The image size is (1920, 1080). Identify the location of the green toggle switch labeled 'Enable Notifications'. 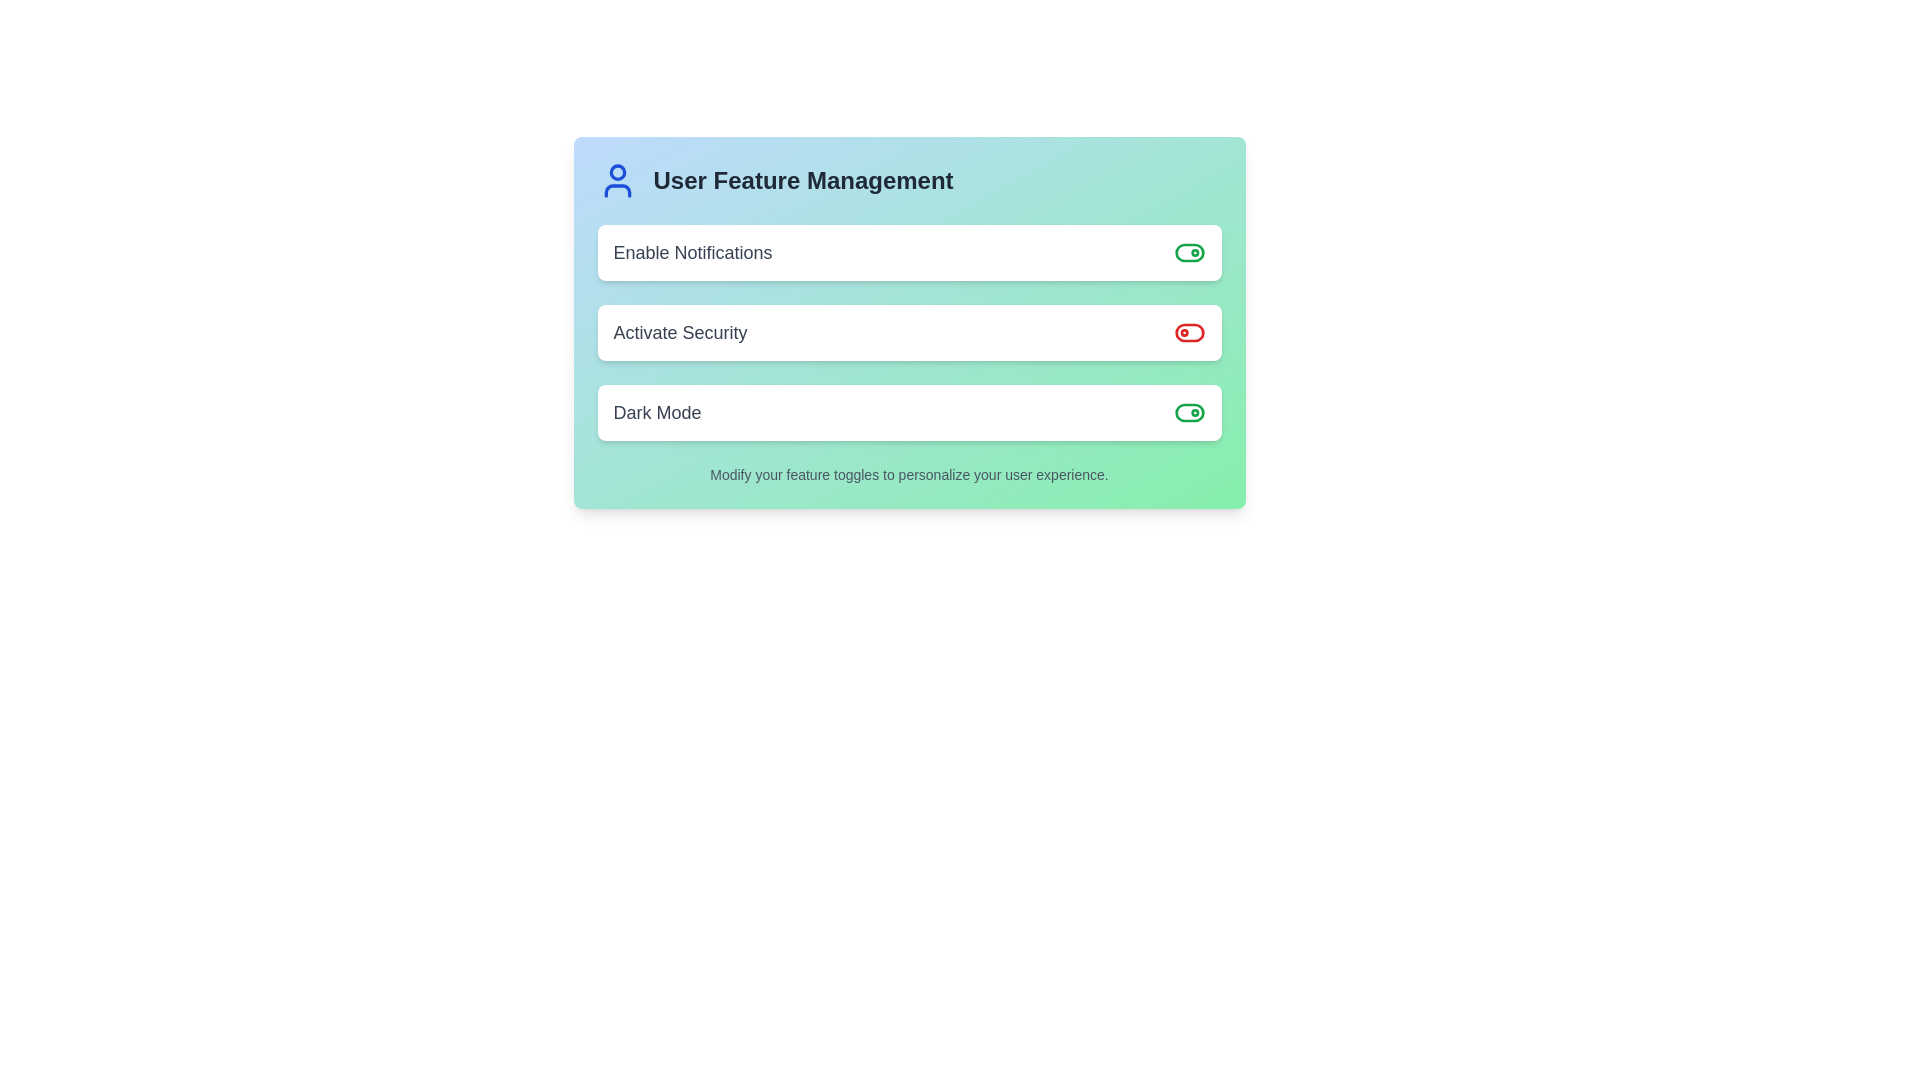
(1189, 252).